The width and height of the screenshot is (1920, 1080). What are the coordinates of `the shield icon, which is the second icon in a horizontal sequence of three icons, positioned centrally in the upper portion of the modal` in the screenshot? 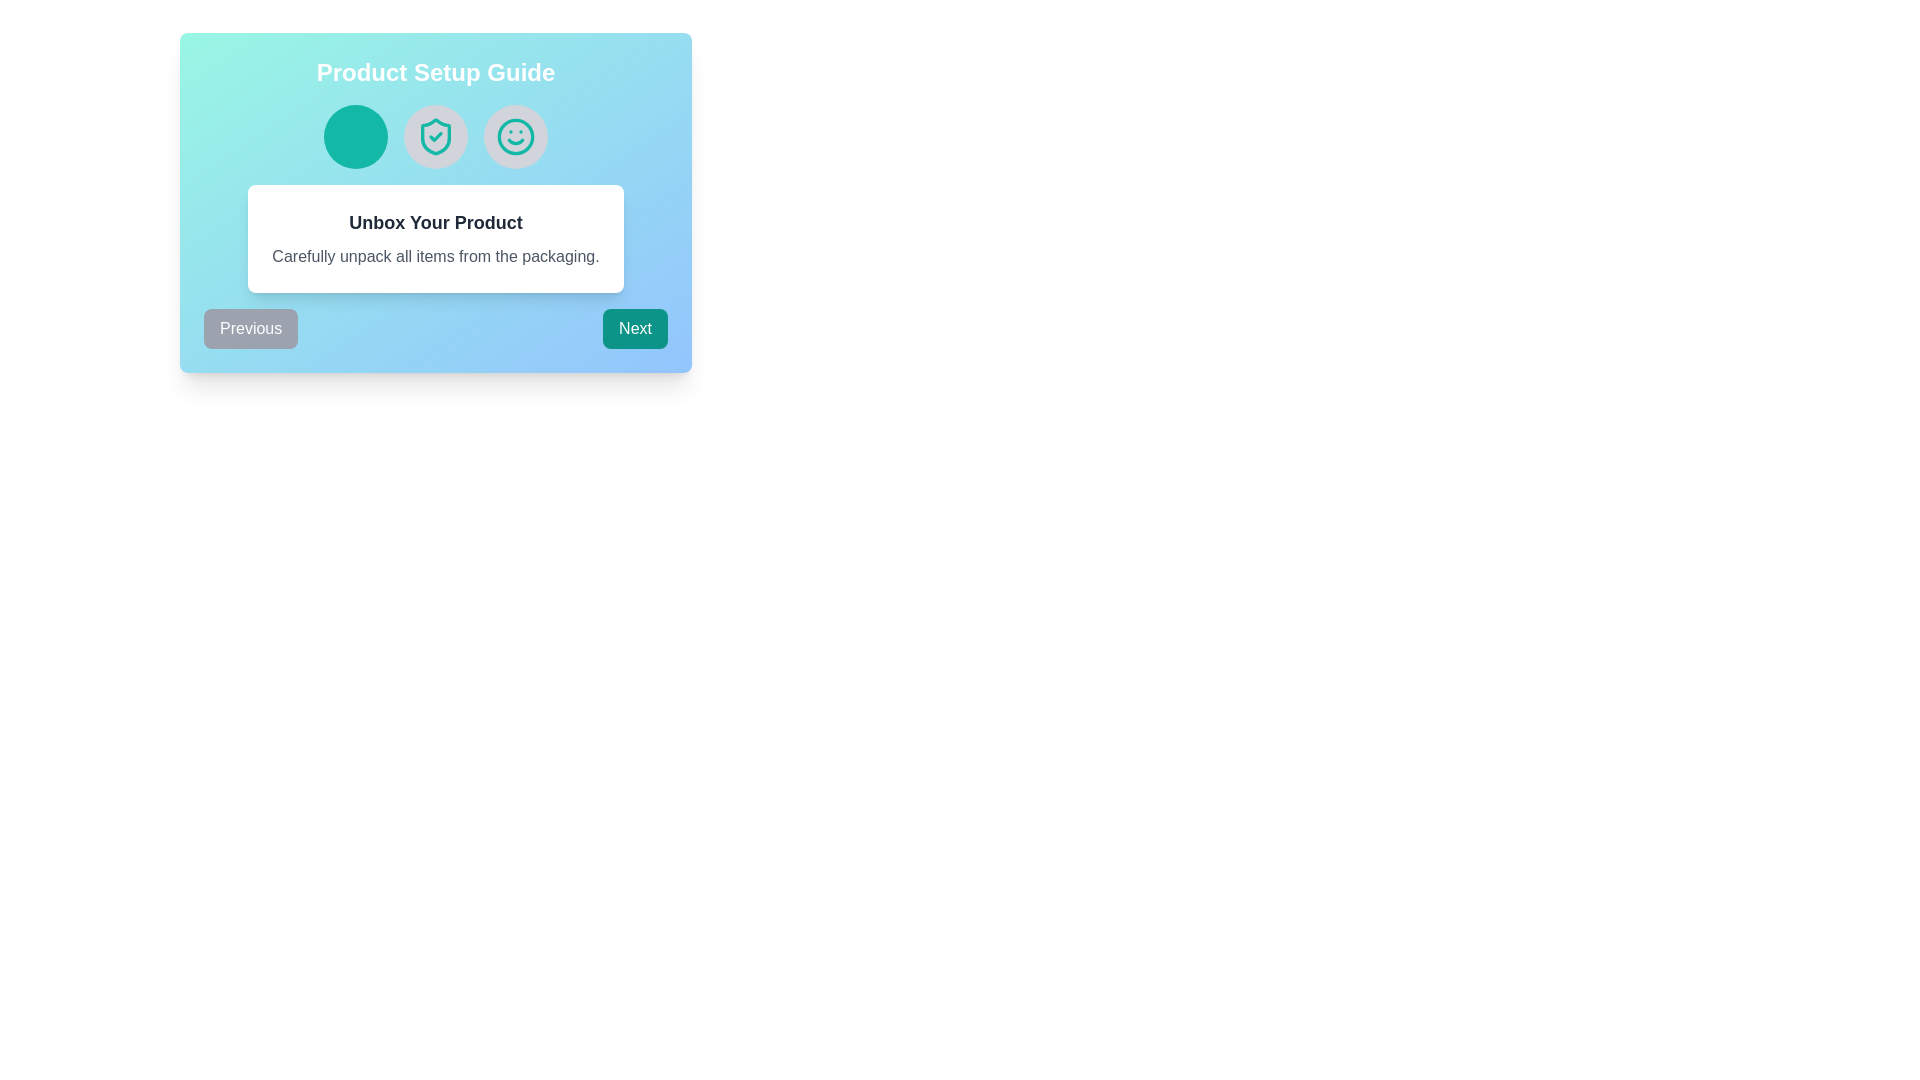 It's located at (435, 136).